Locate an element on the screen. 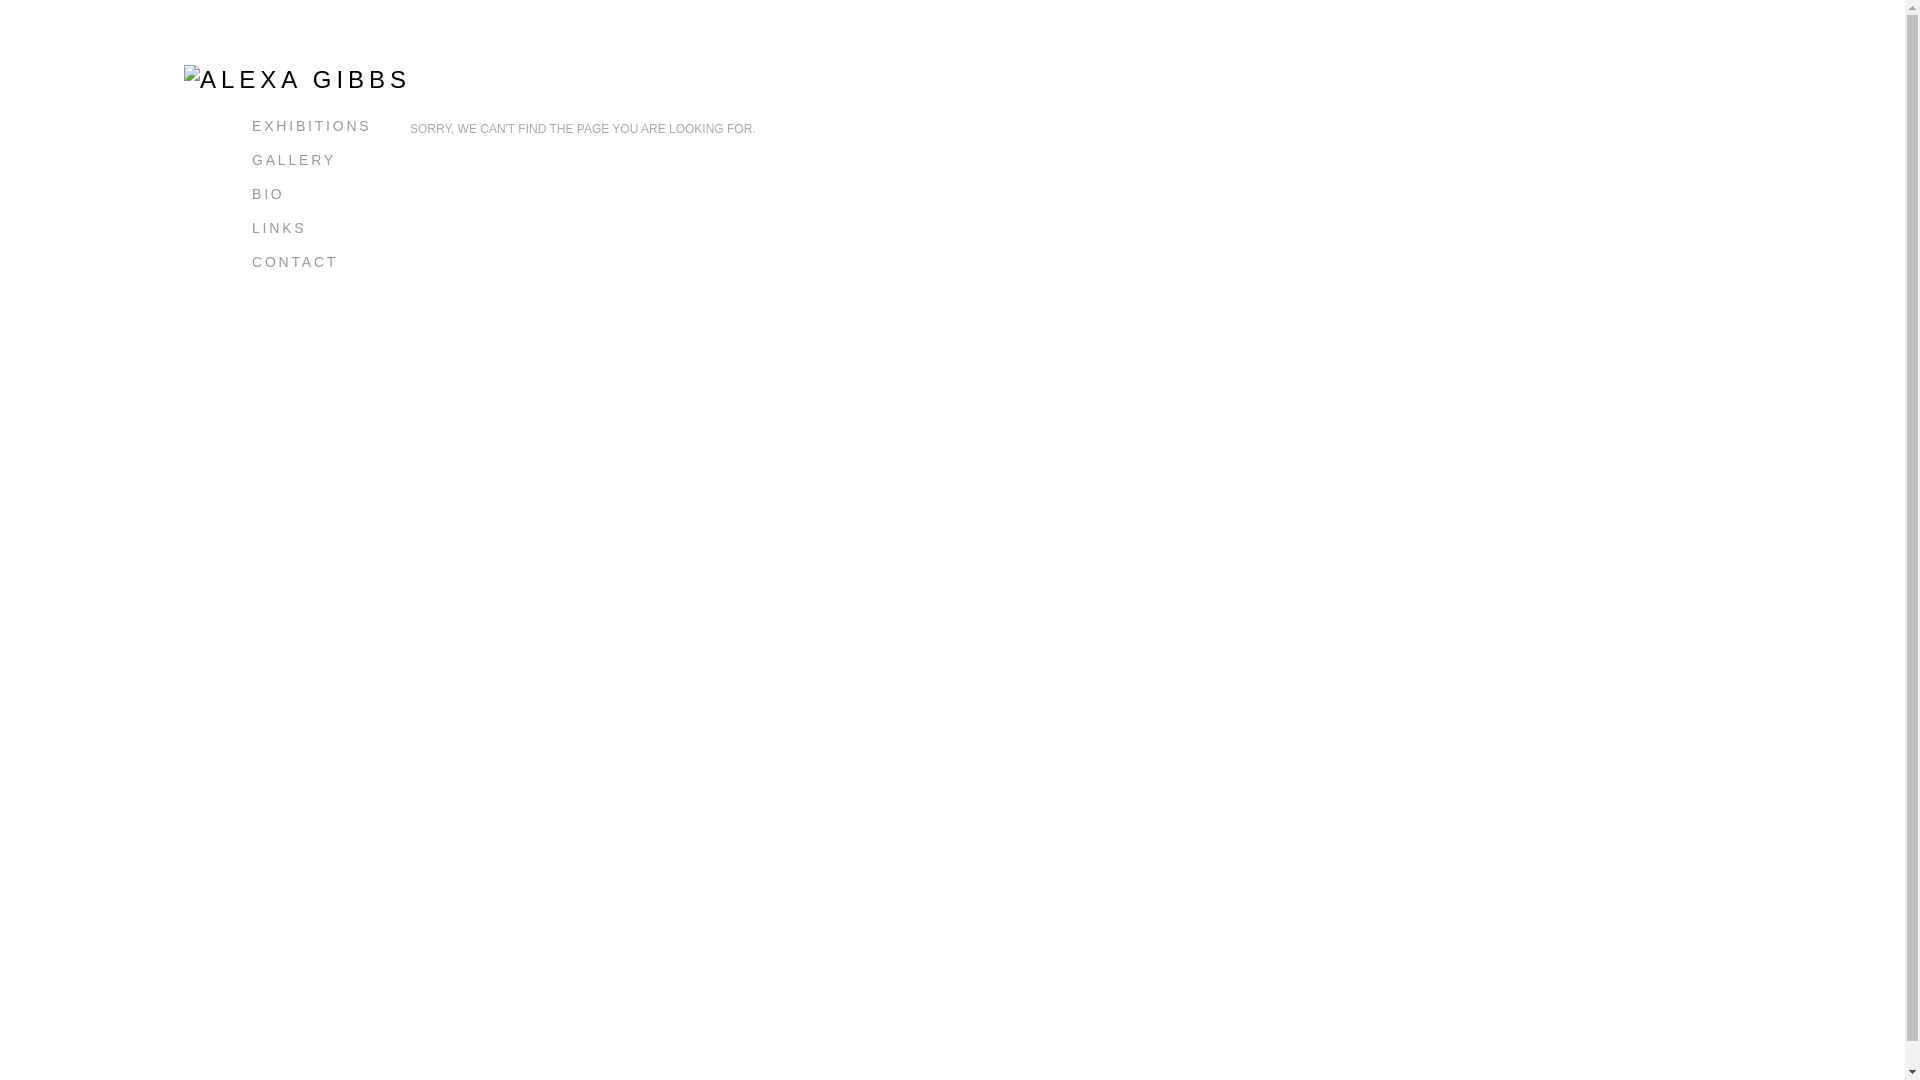 The image size is (1920, 1080). 'CONTACT' is located at coordinates (293, 261).